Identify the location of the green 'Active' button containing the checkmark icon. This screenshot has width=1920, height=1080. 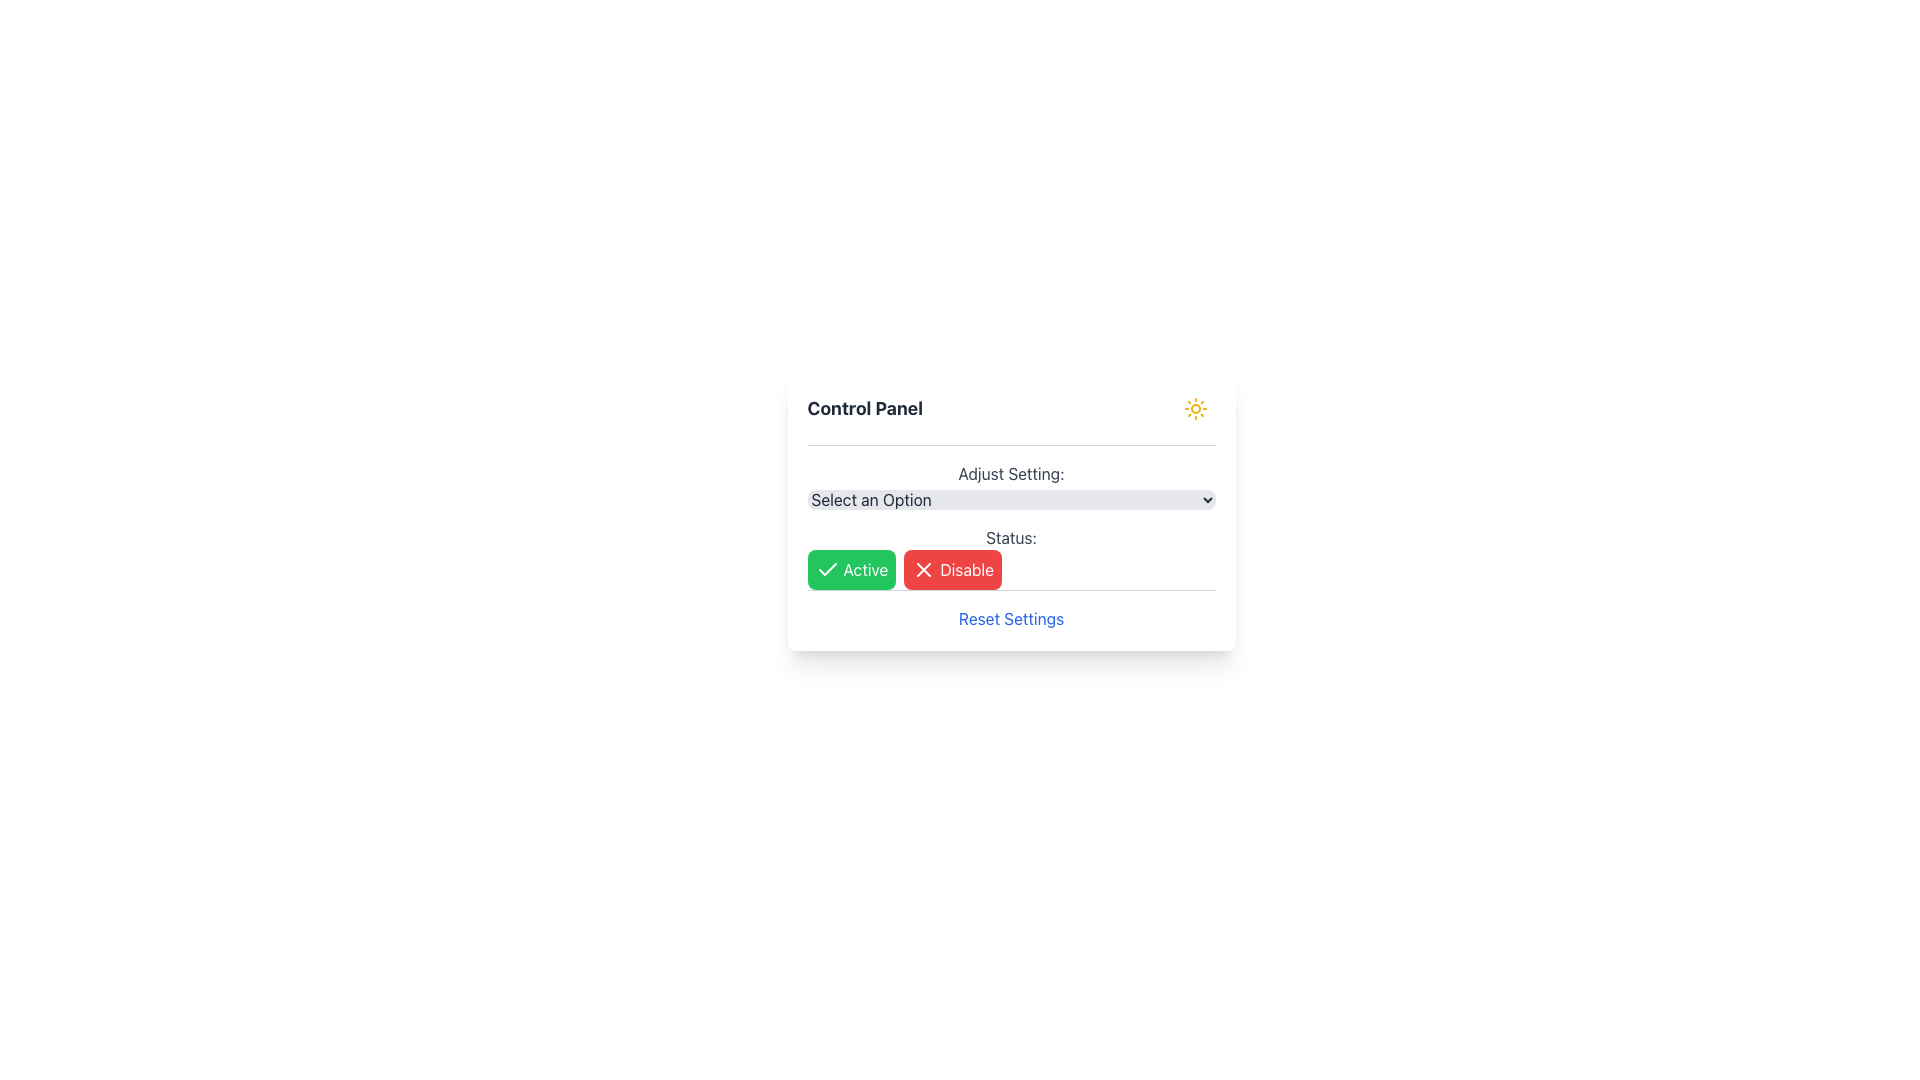
(827, 569).